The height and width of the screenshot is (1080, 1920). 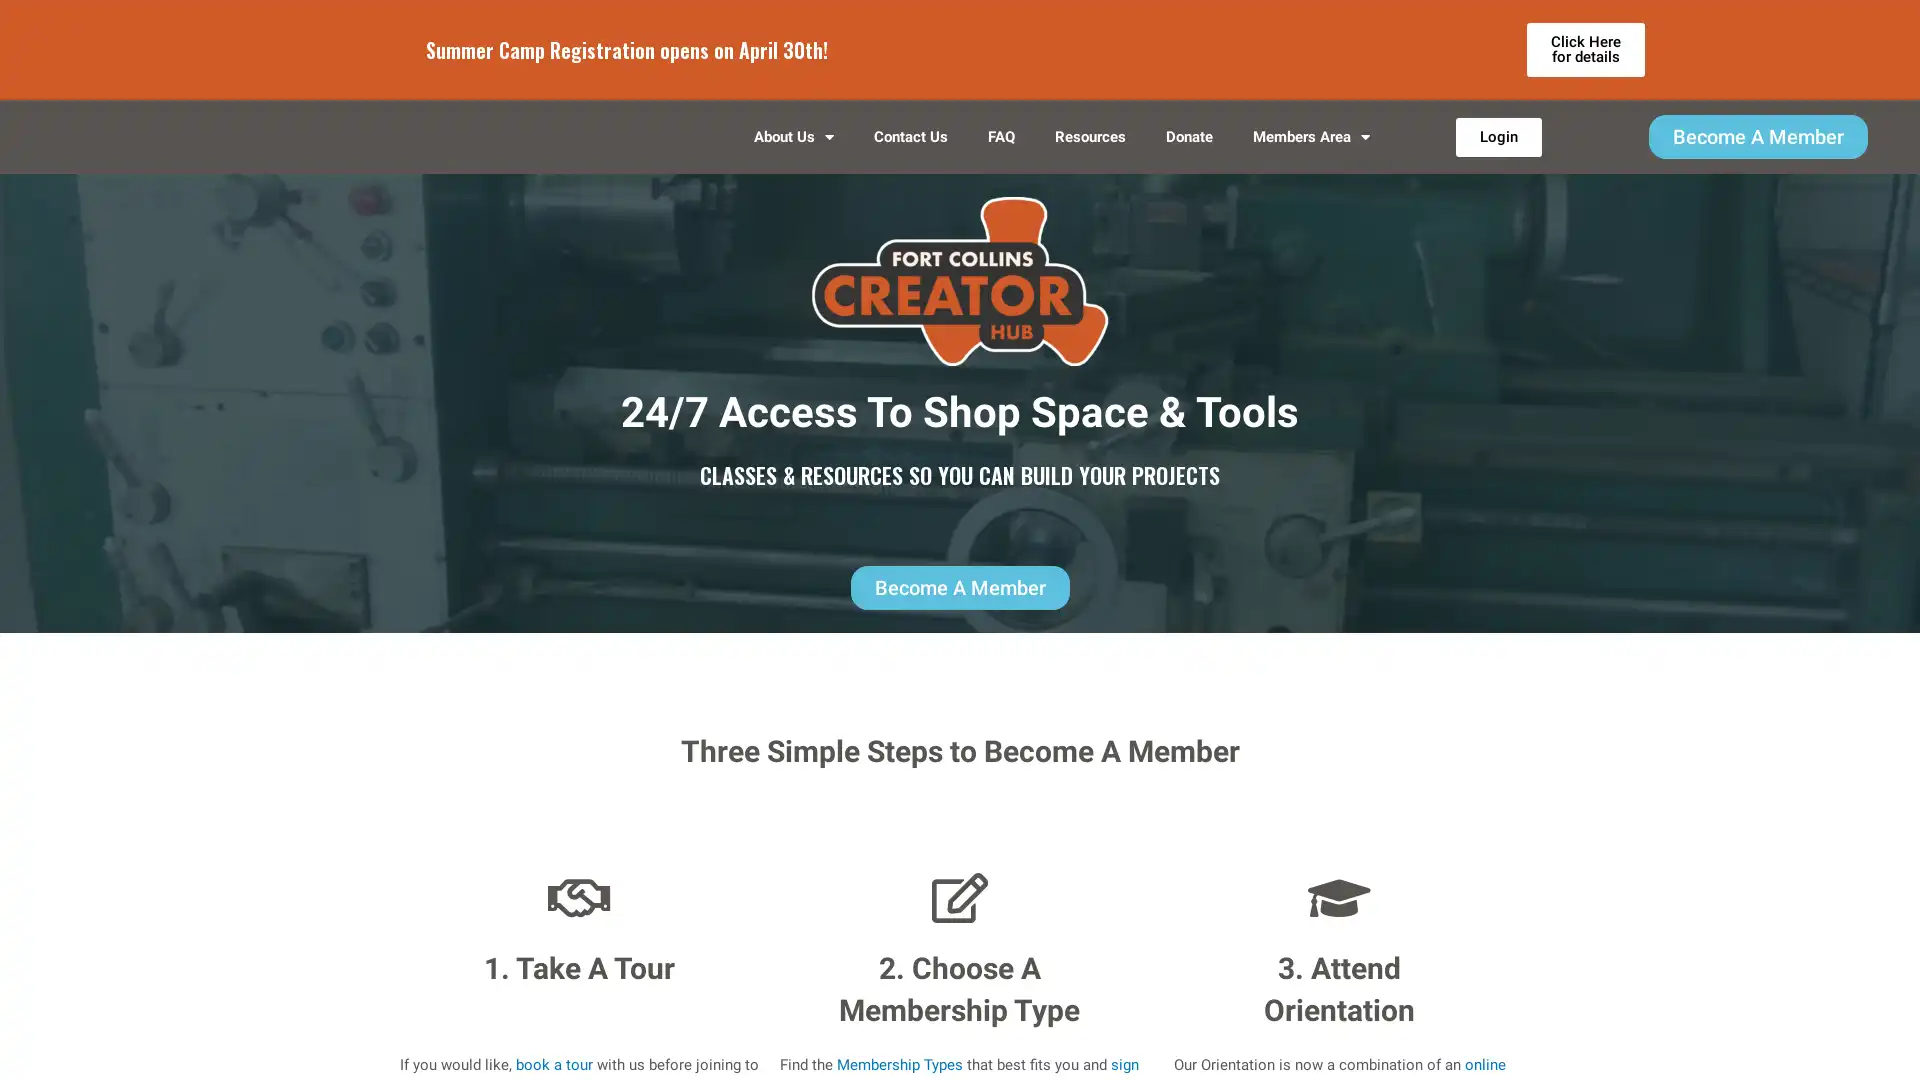 I want to click on Become A Member, so click(x=1756, y=149).